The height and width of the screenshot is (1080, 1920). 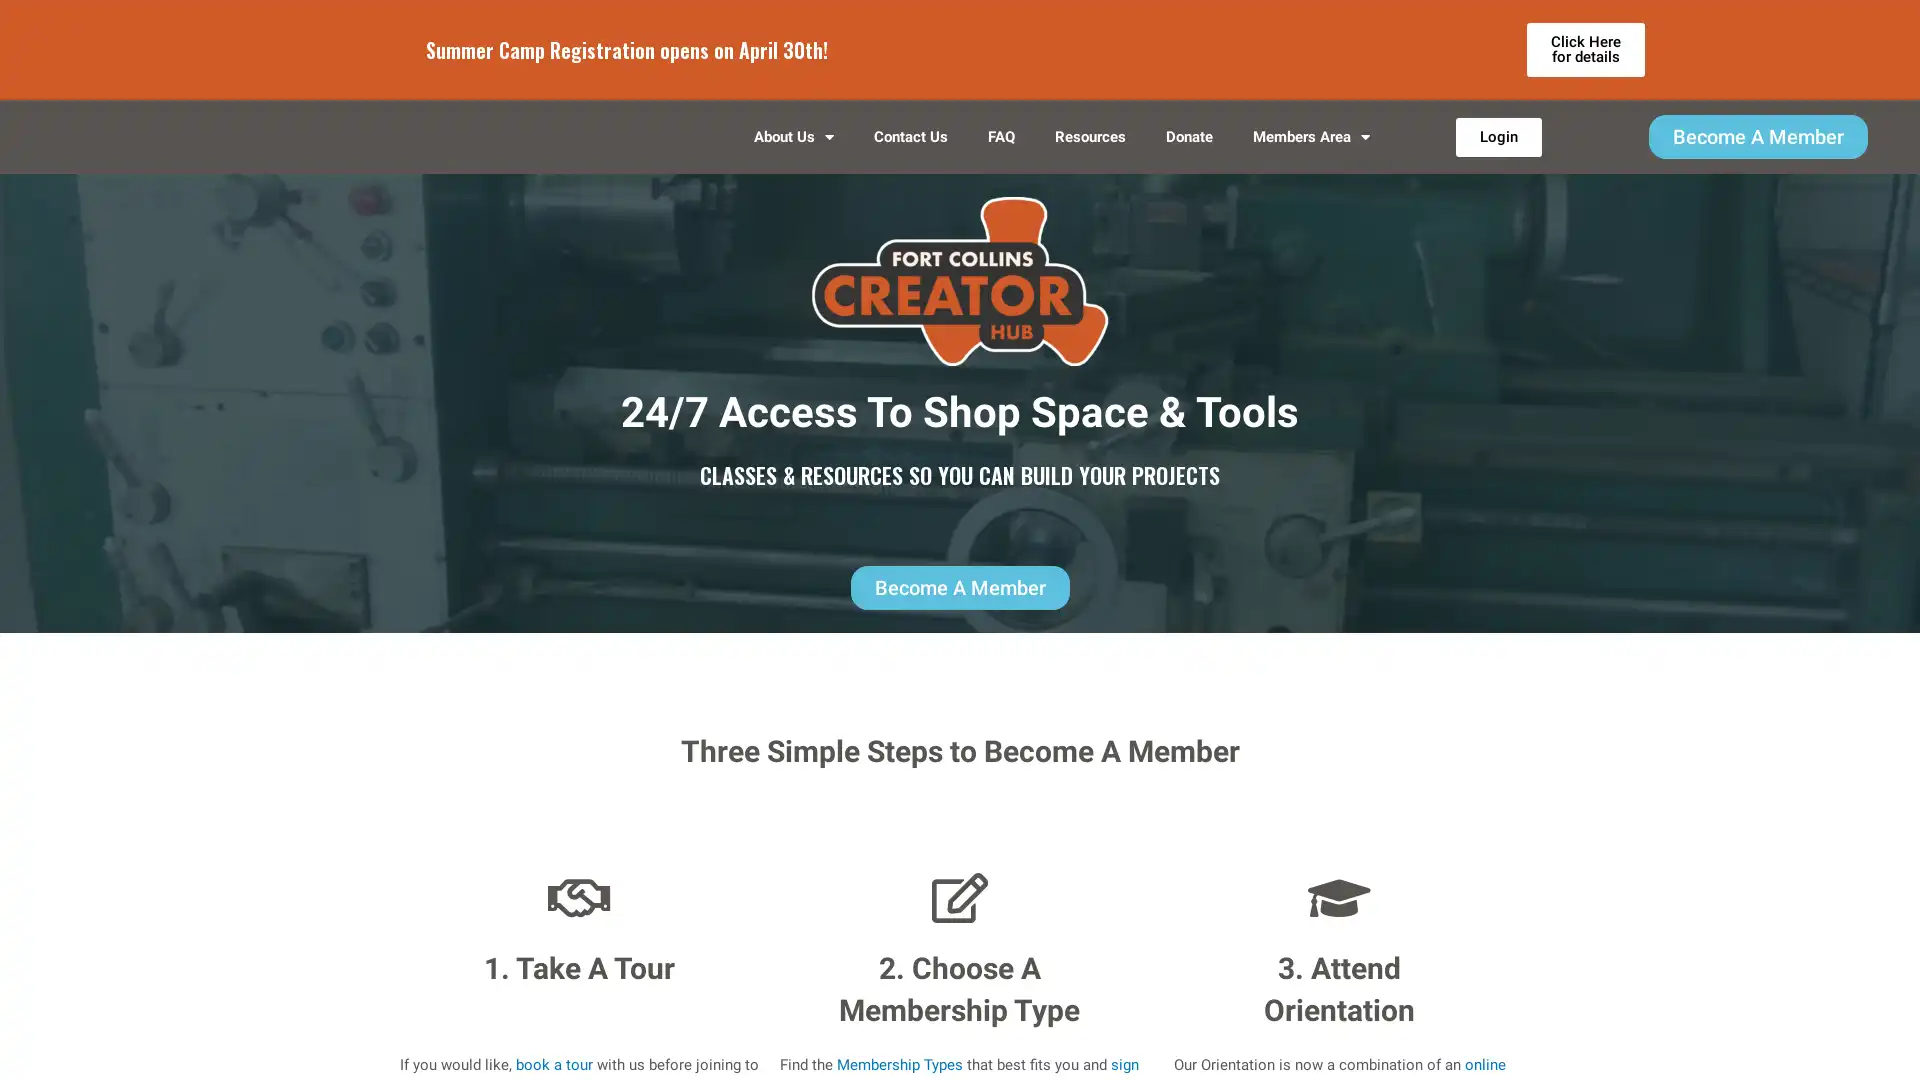 I want to click on Become A Member, so click(x=1756, y=149).